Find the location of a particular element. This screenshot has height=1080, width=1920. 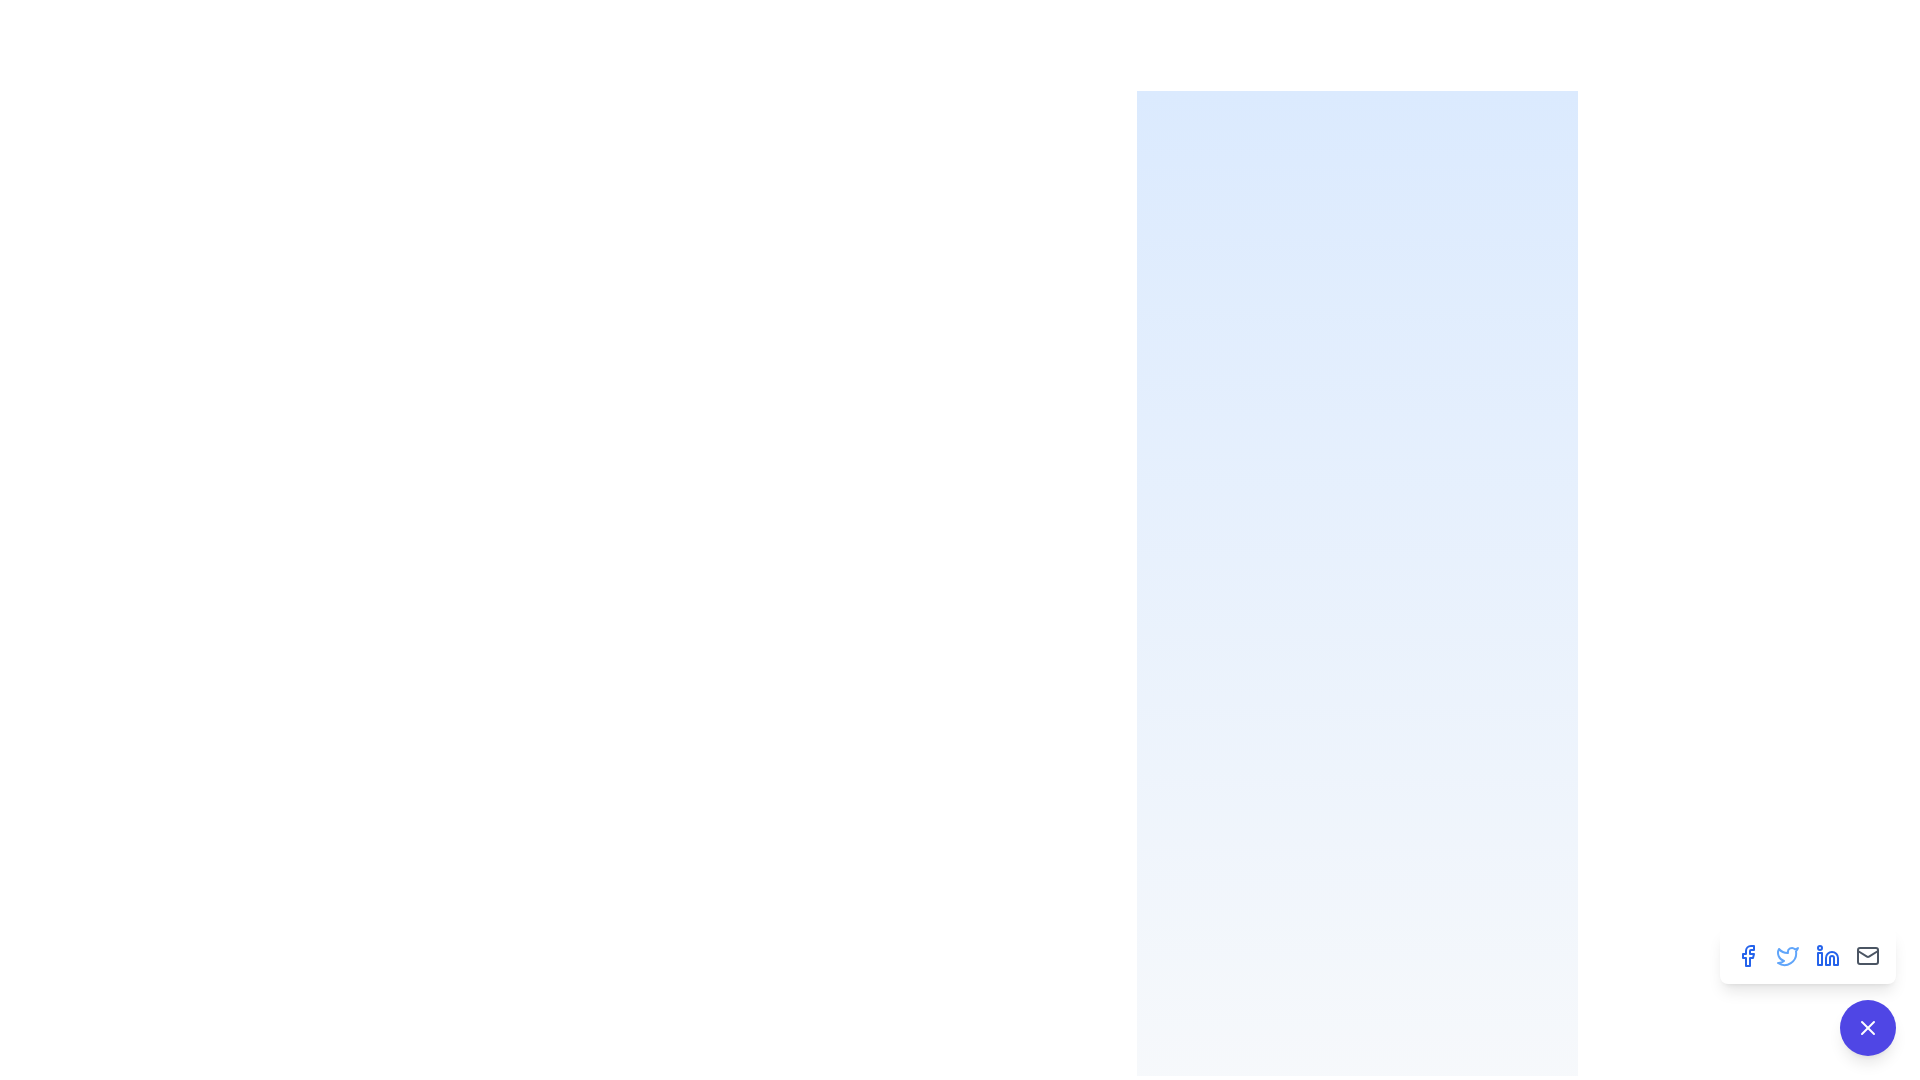

the LinkedIn SVG icon located towards the bottom-right corner of the interface is located at coordinates (1832, 956).